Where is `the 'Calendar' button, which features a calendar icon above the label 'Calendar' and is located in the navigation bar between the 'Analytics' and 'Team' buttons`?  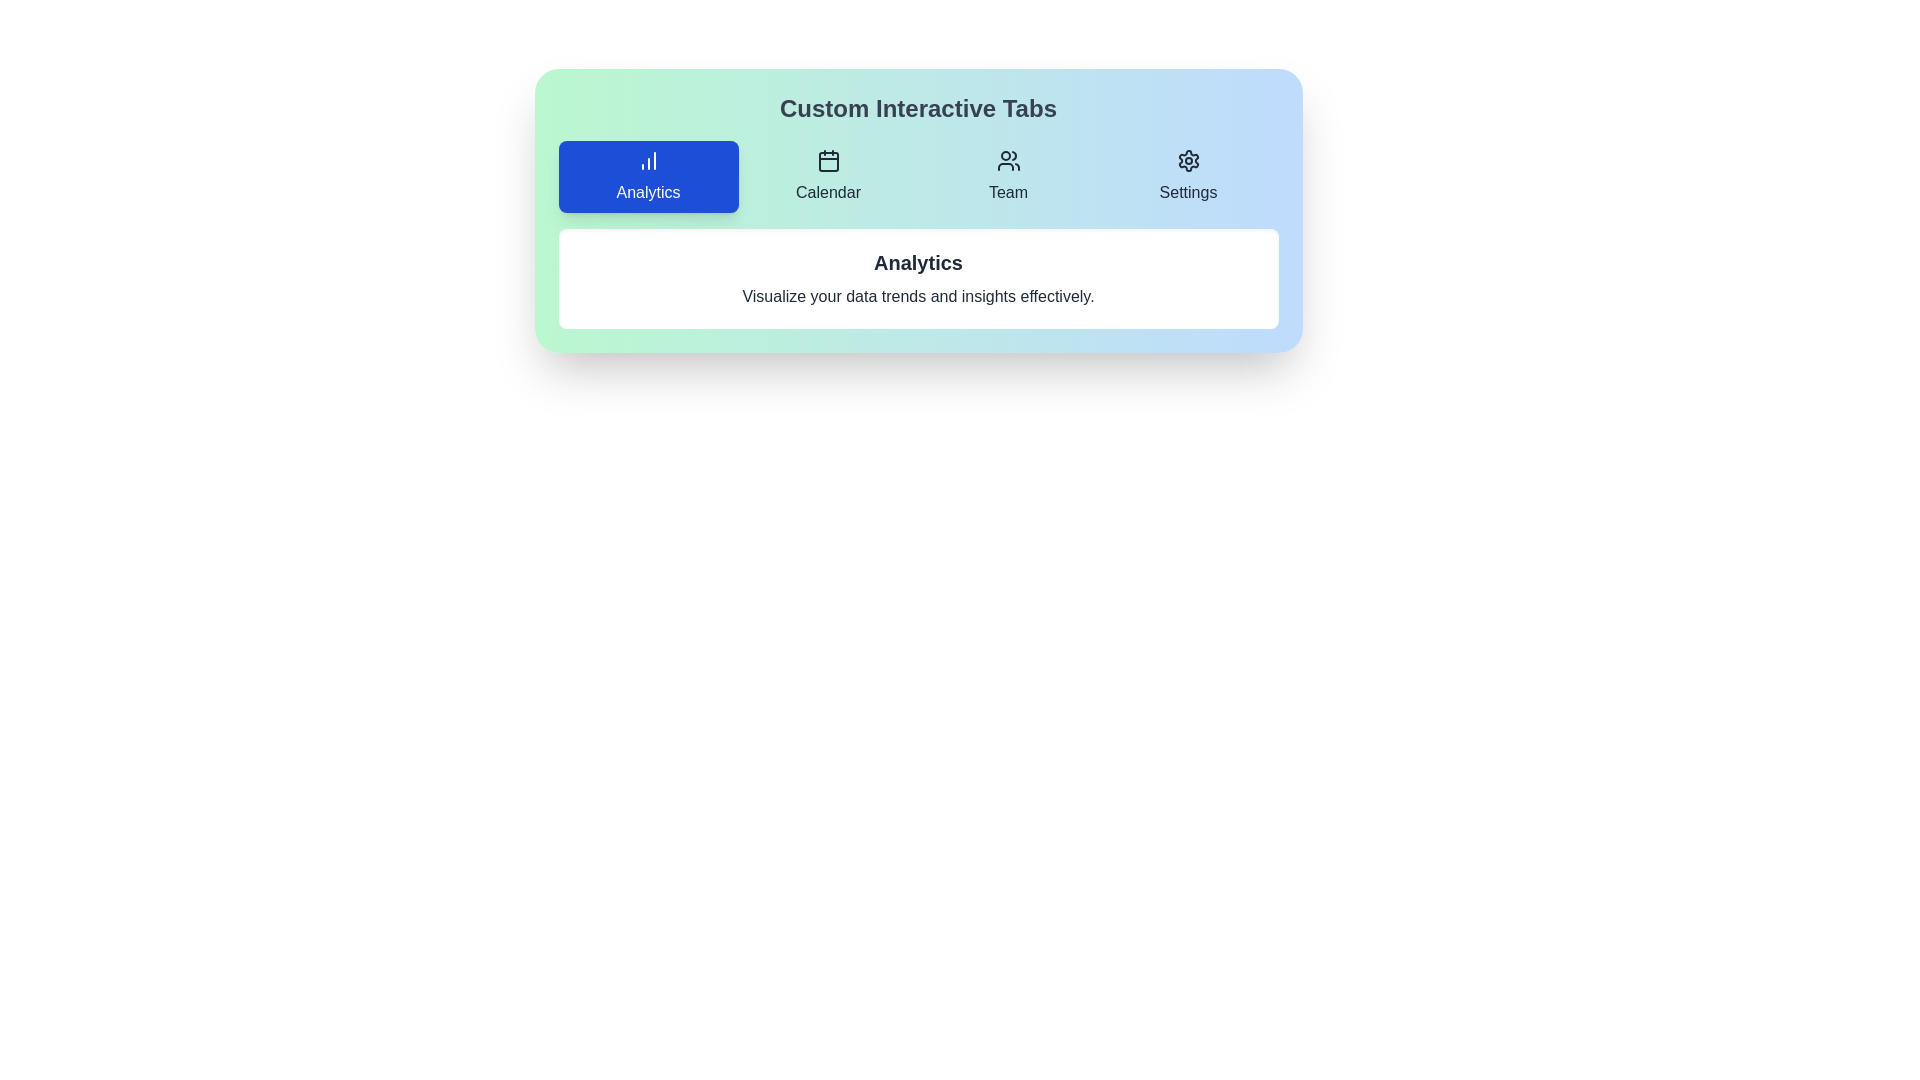
the 'Calendar' button, which features a calendar icon above the label 'Calendar' and is located in the navigation bar between the 'Analytics' and 'Team' buttons is located at coordinates (828, 176).